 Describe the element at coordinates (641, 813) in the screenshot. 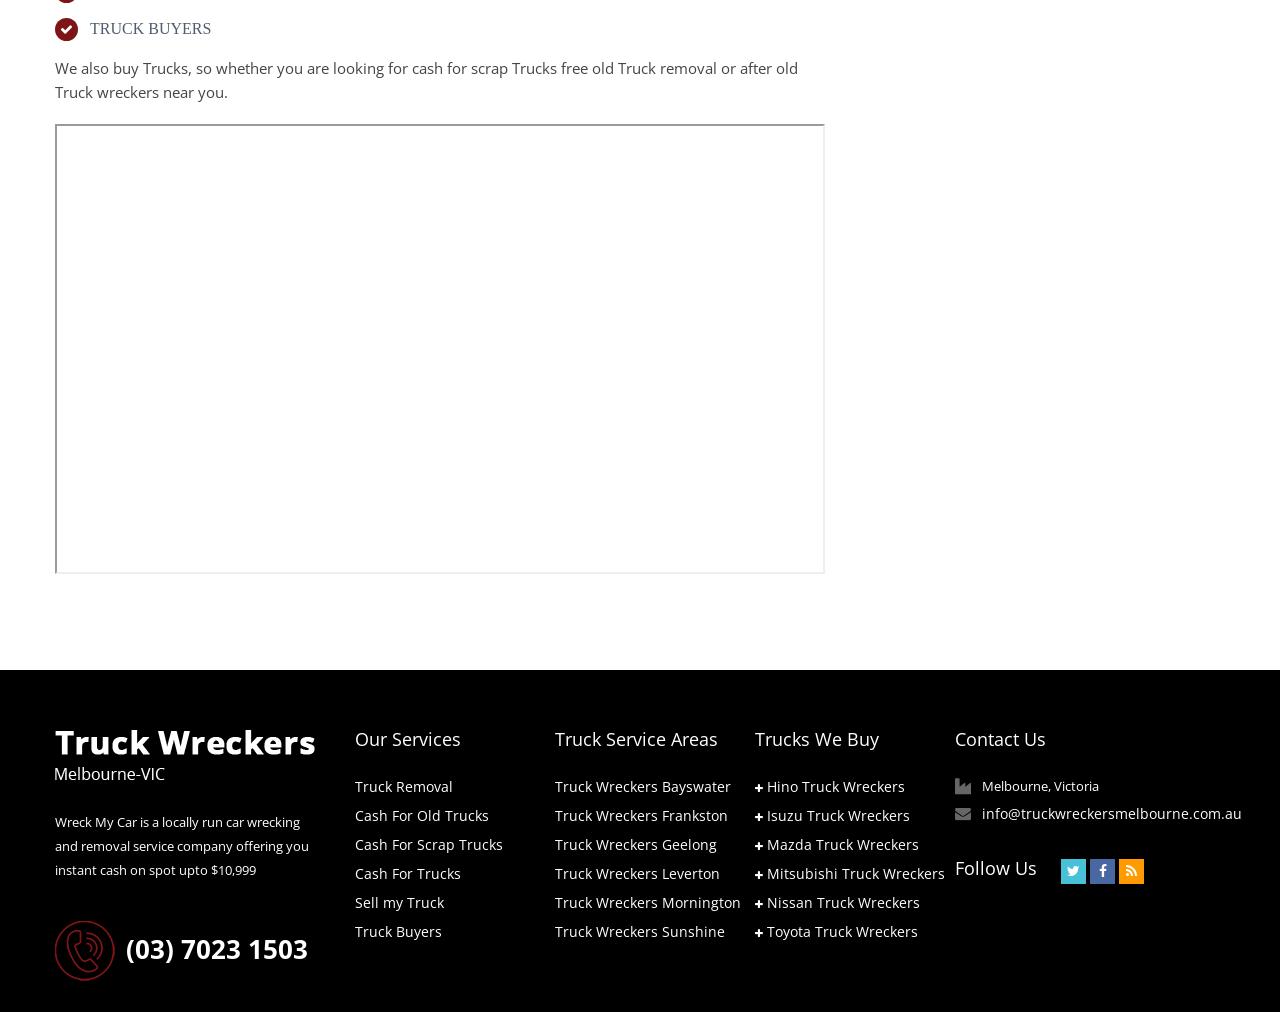

I see `'Truck Wreckers Frankston'` at that location.